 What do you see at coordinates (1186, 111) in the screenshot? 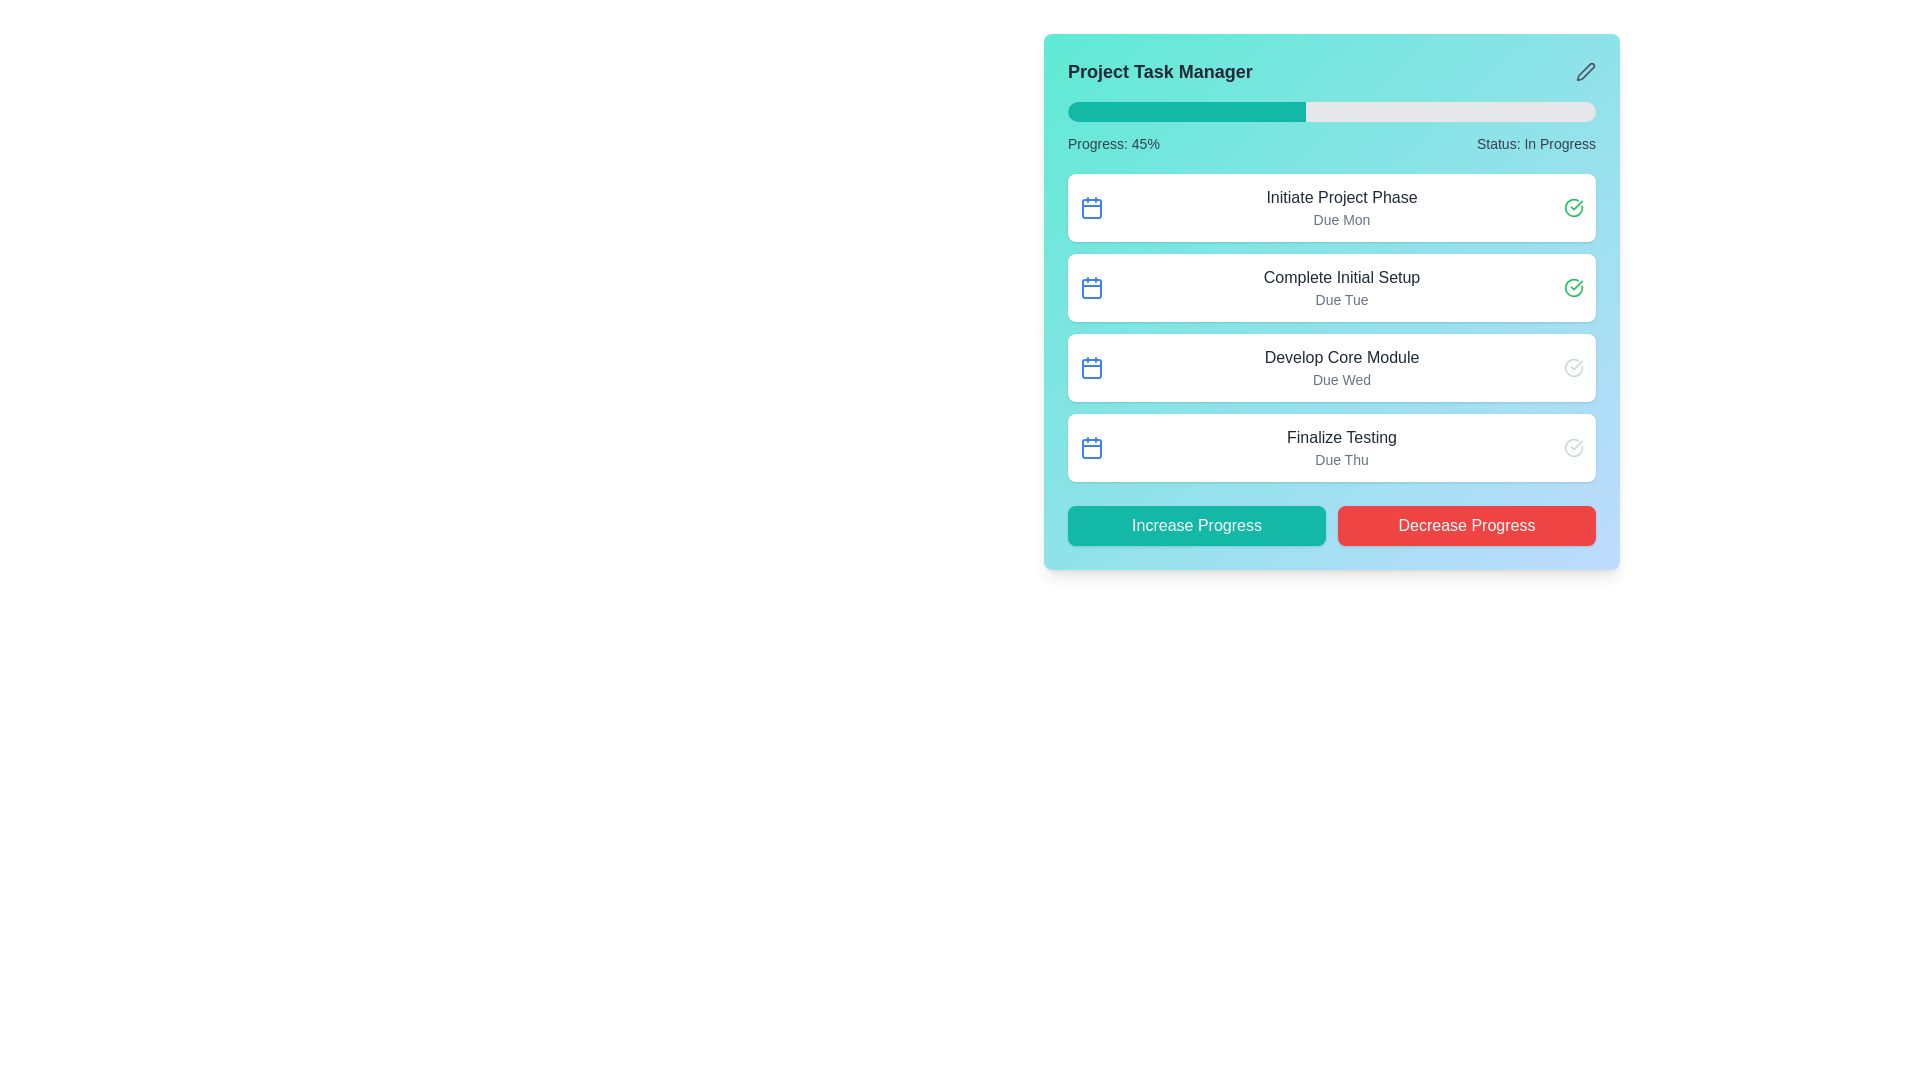
I see `the progress bar` at bounding box center [1186, 111].